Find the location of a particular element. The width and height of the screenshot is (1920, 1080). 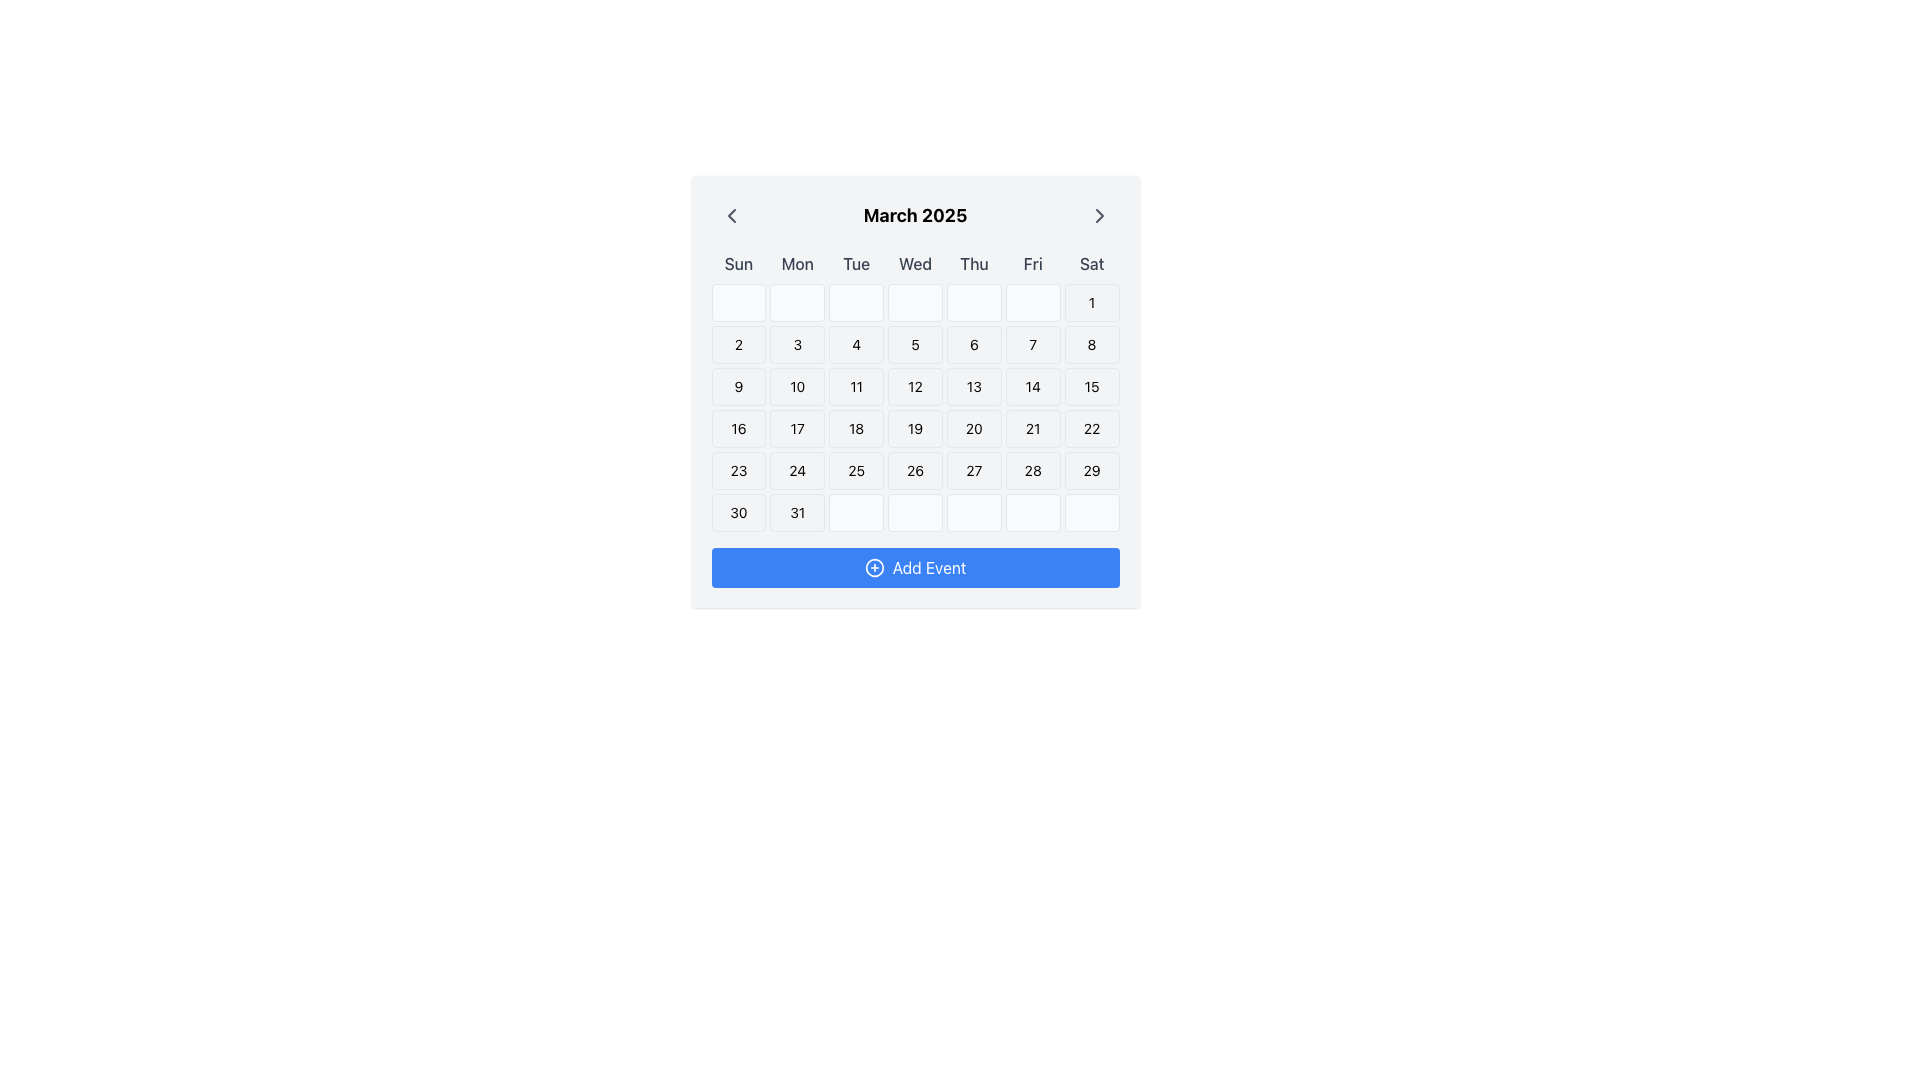

the button located in the top-right corner of the calendar interface is located at coordinates (1098, 216).